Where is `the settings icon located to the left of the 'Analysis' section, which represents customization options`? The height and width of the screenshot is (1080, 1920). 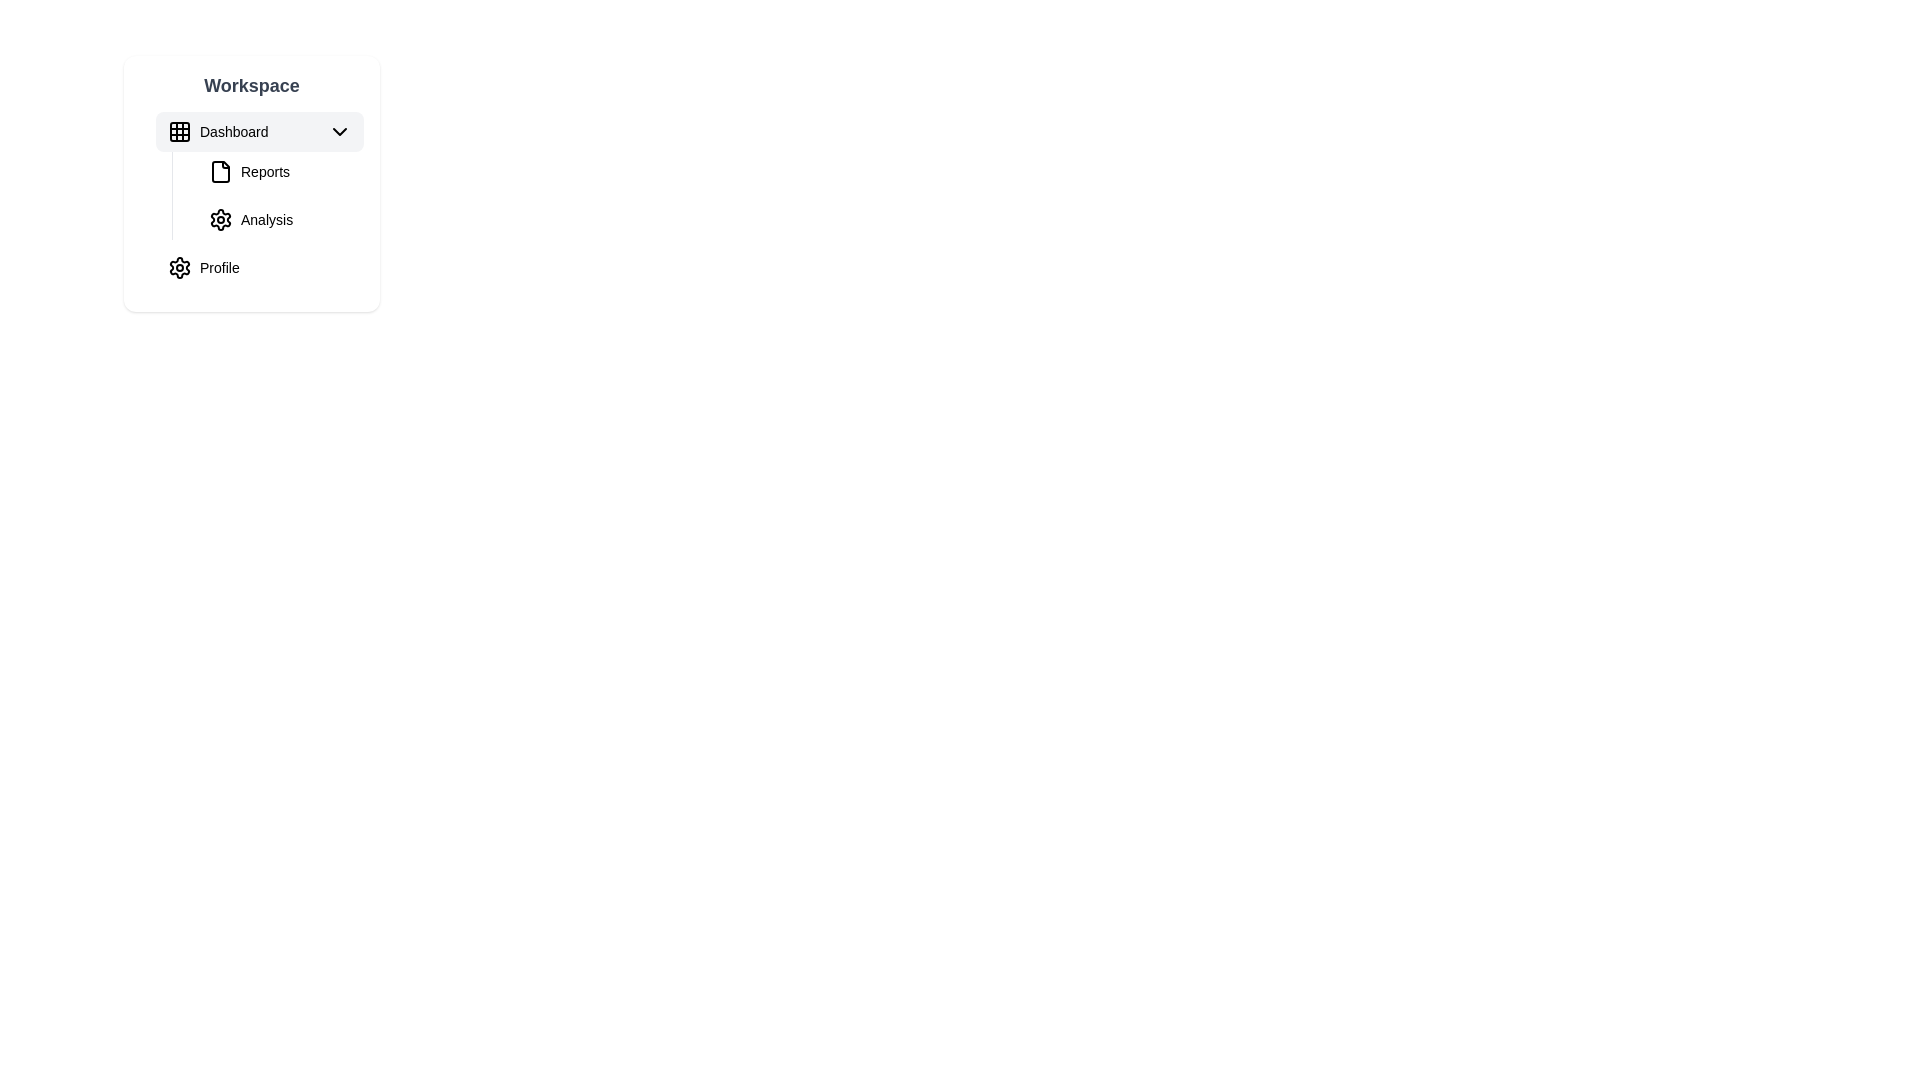
the settings icon located to the left of the 'Analysis' section, which represents customization options is located at coordinates (220, 219).